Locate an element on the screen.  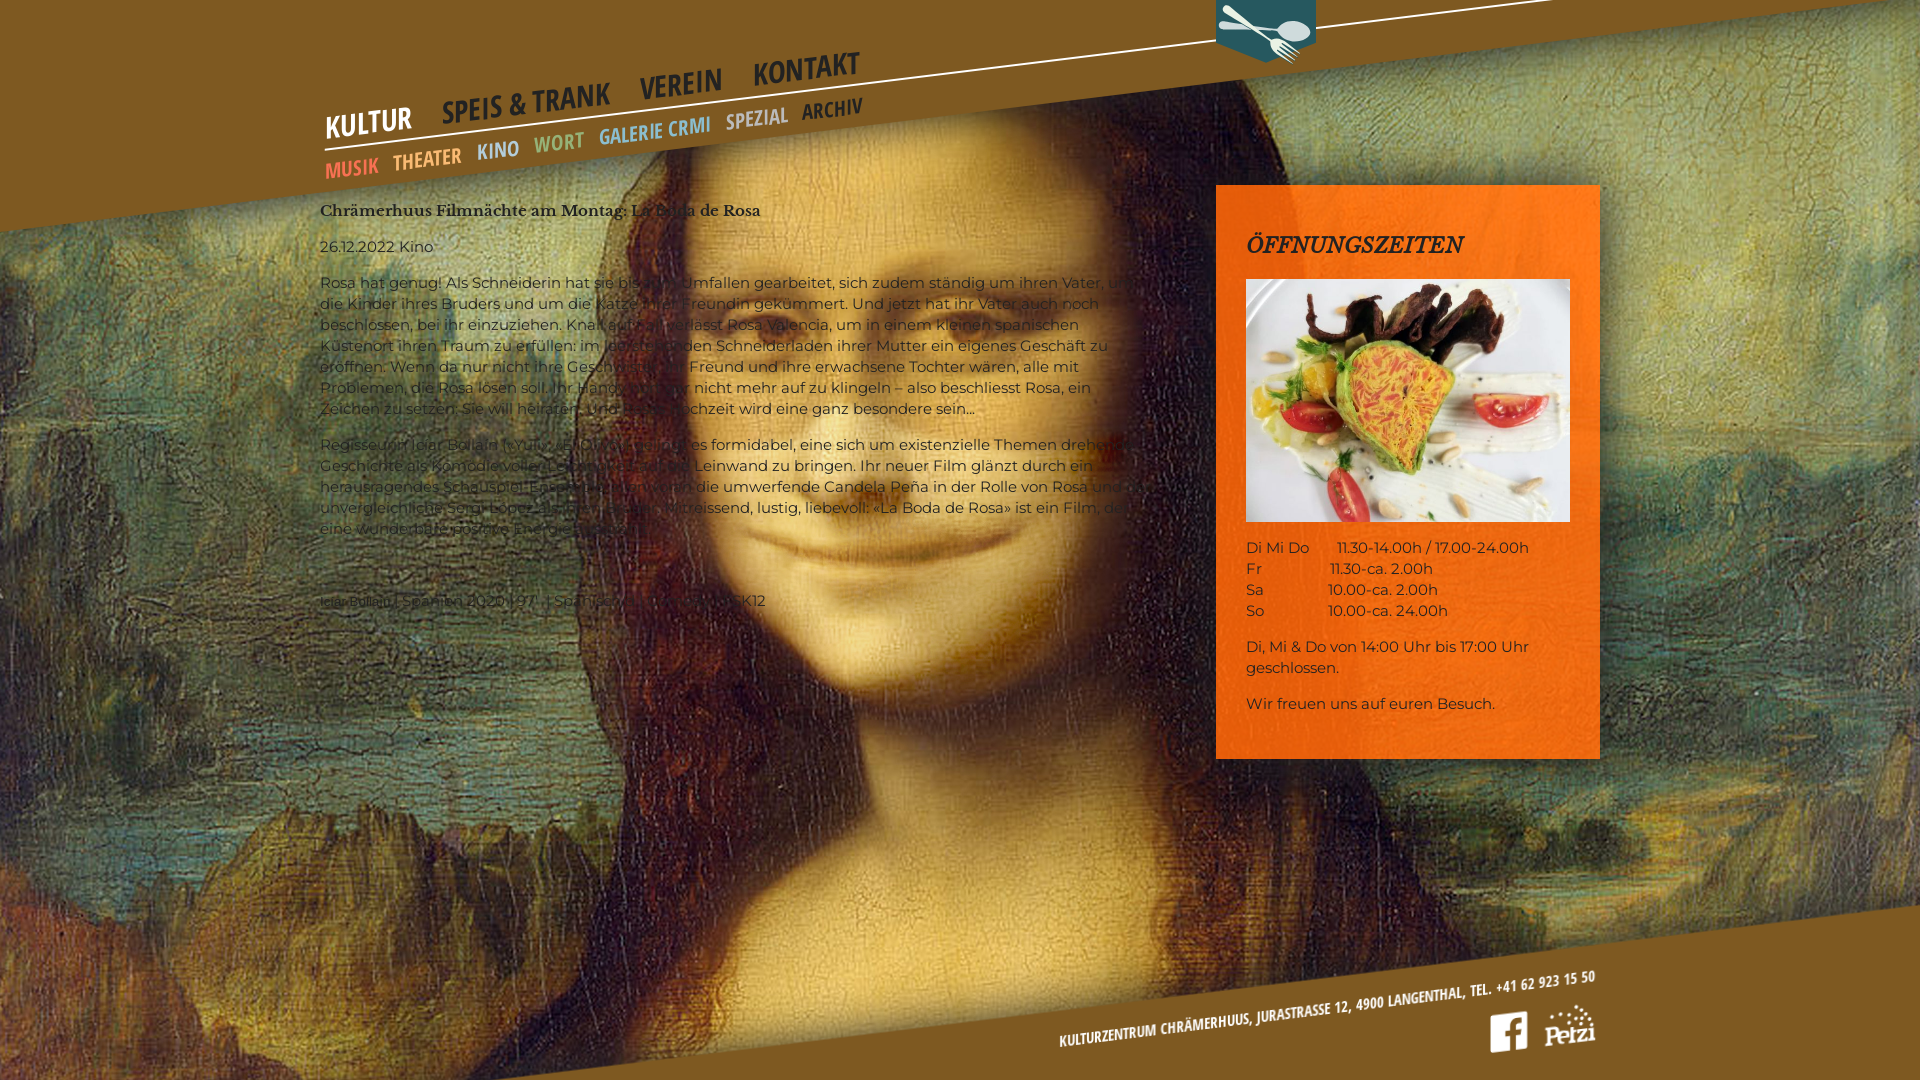
'Vorverkauf' is located at coordinates (1568, 1021).